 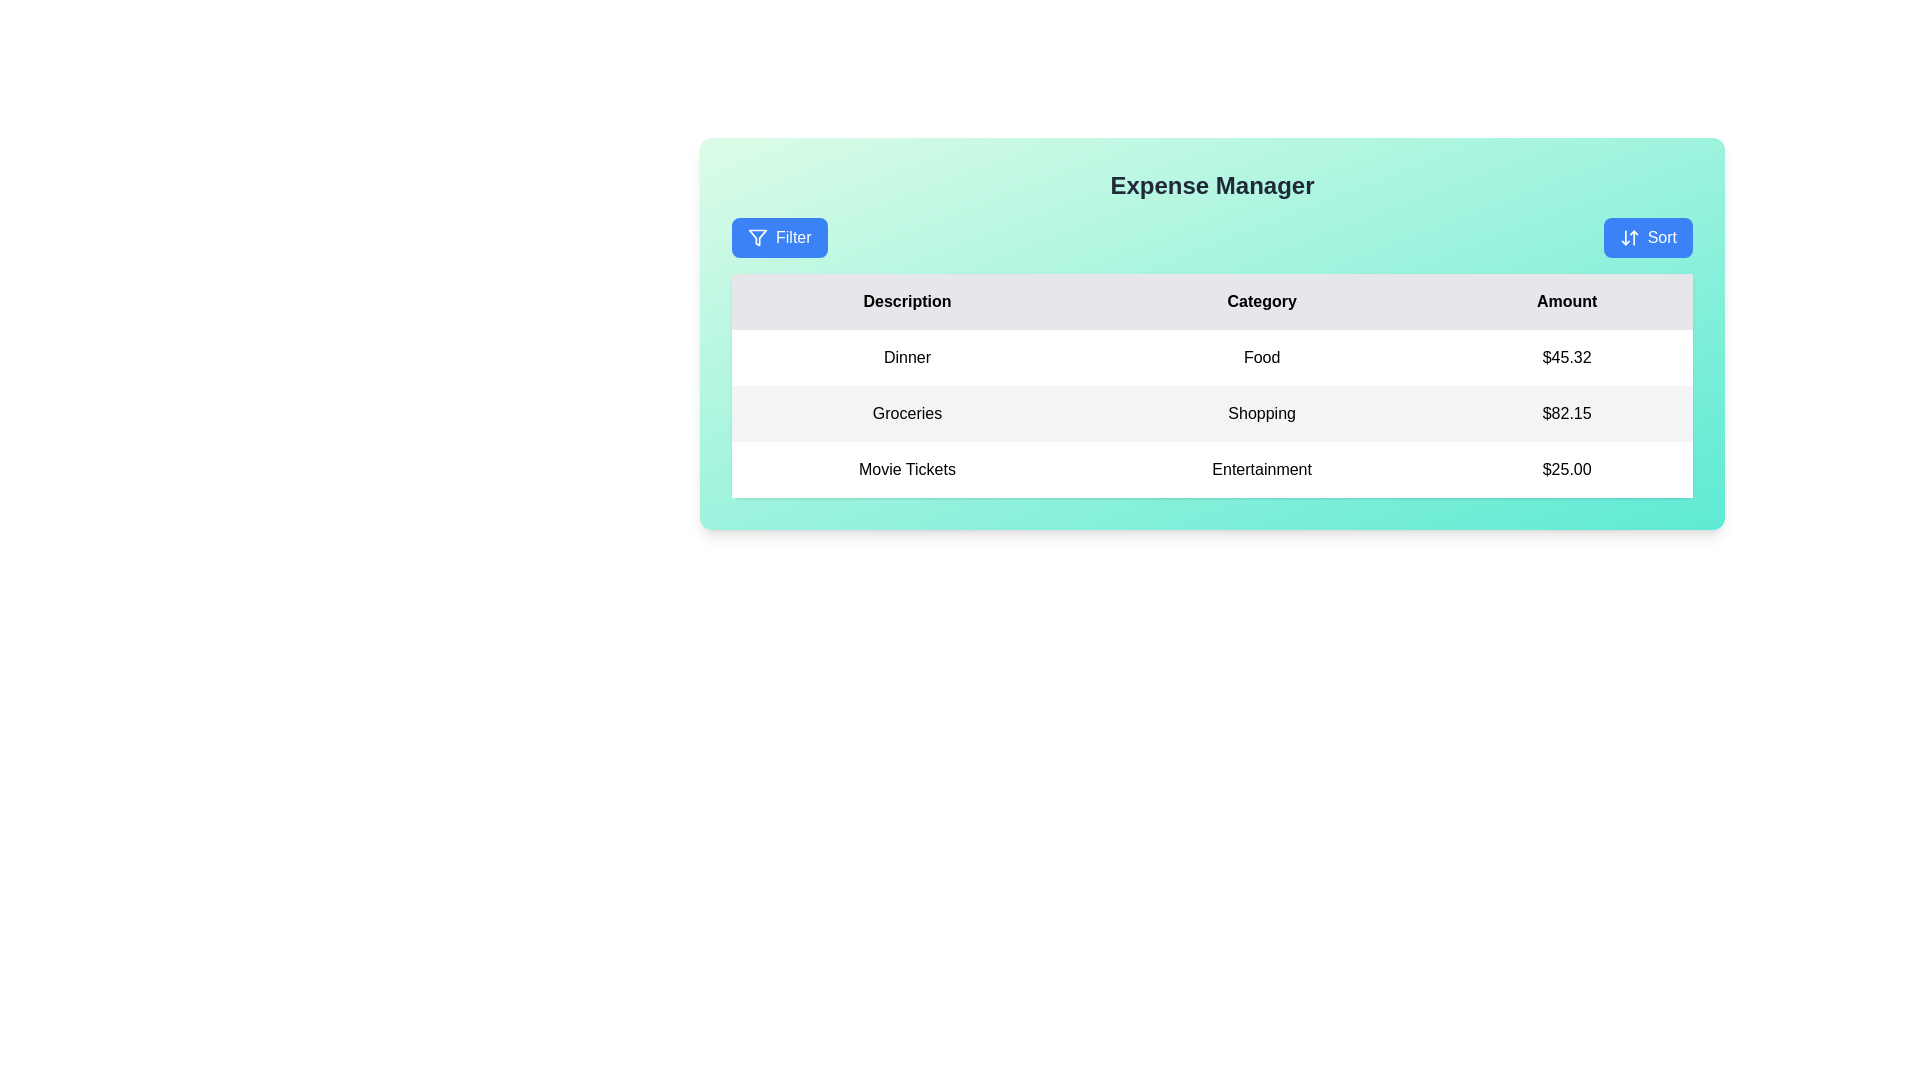 What do you see at coordinates (1261, 301) in the screenshot?
I see `the 'Category' column header in the table, which serves as a label for the data below it, indicating categories` at bounding box center [1261, 301].